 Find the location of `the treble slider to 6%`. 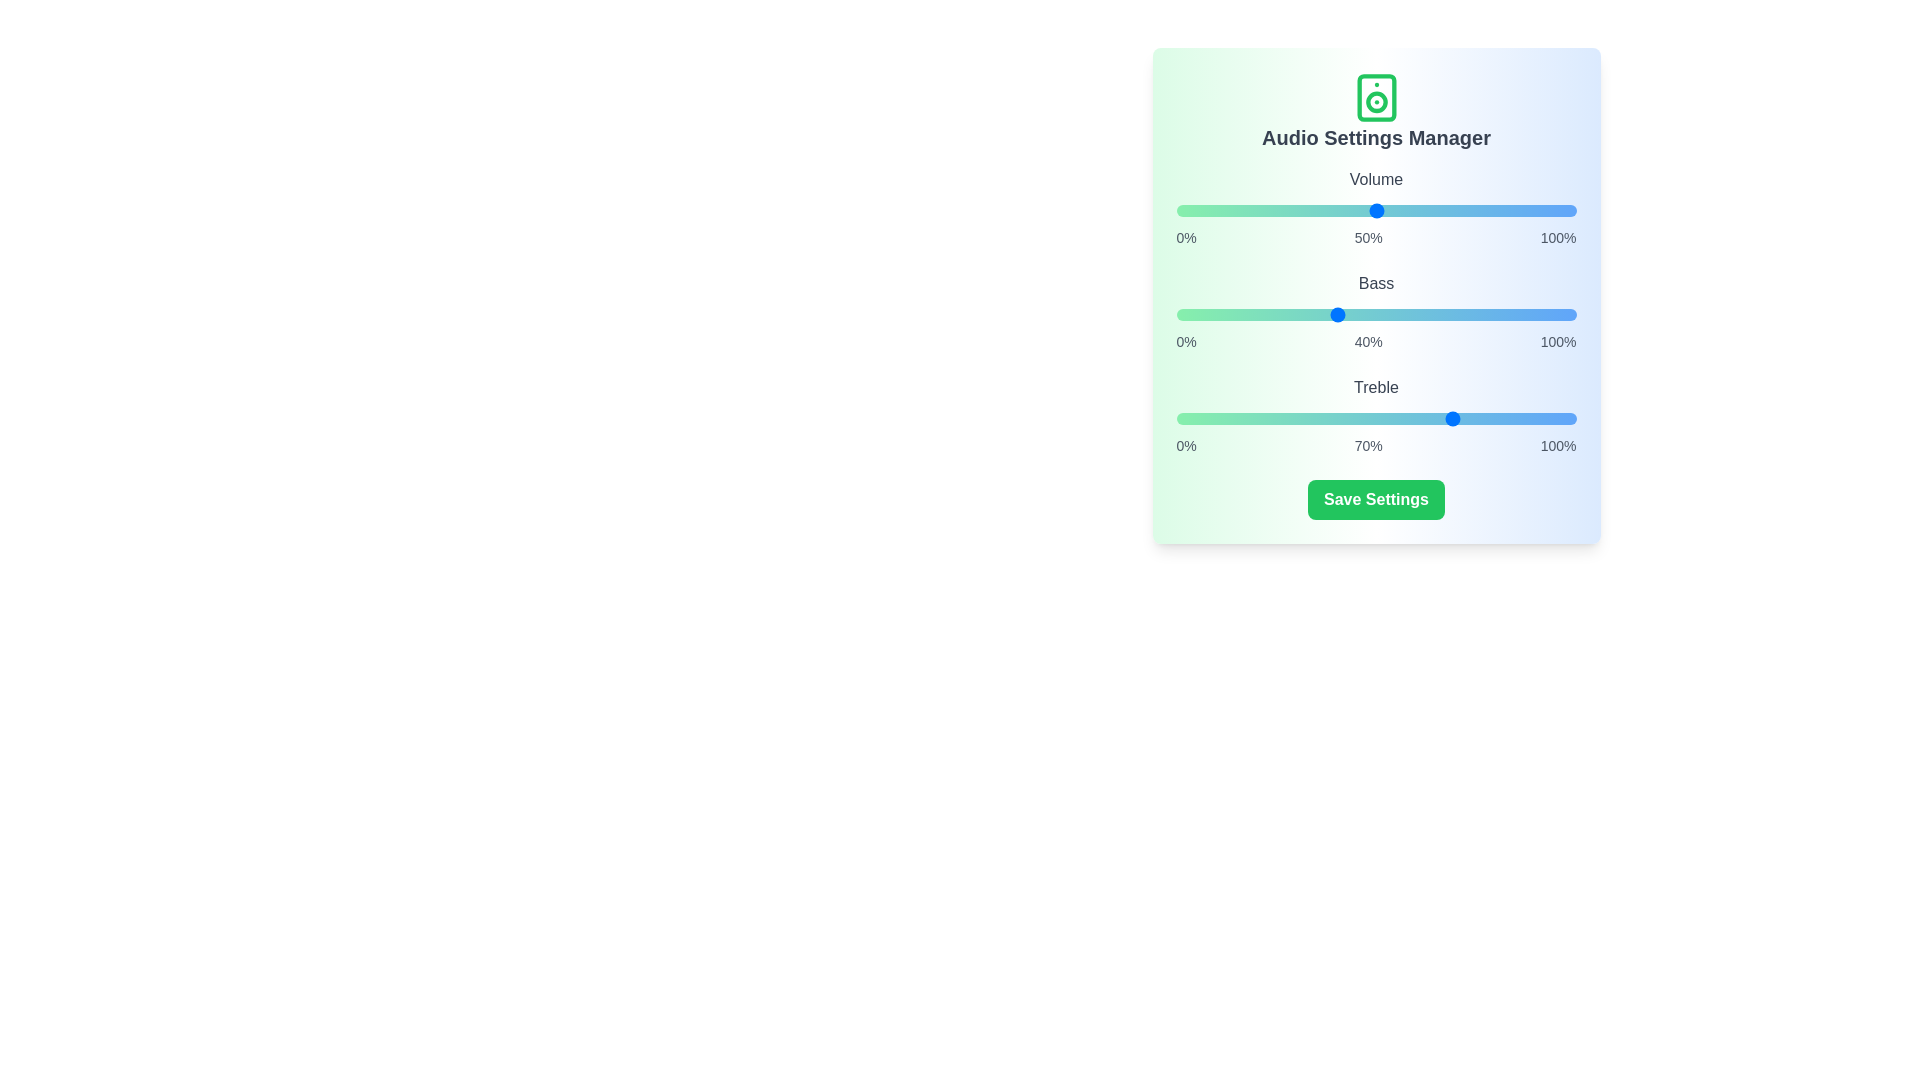

the treble slider to 6% is located at coordinates (1200, 418).